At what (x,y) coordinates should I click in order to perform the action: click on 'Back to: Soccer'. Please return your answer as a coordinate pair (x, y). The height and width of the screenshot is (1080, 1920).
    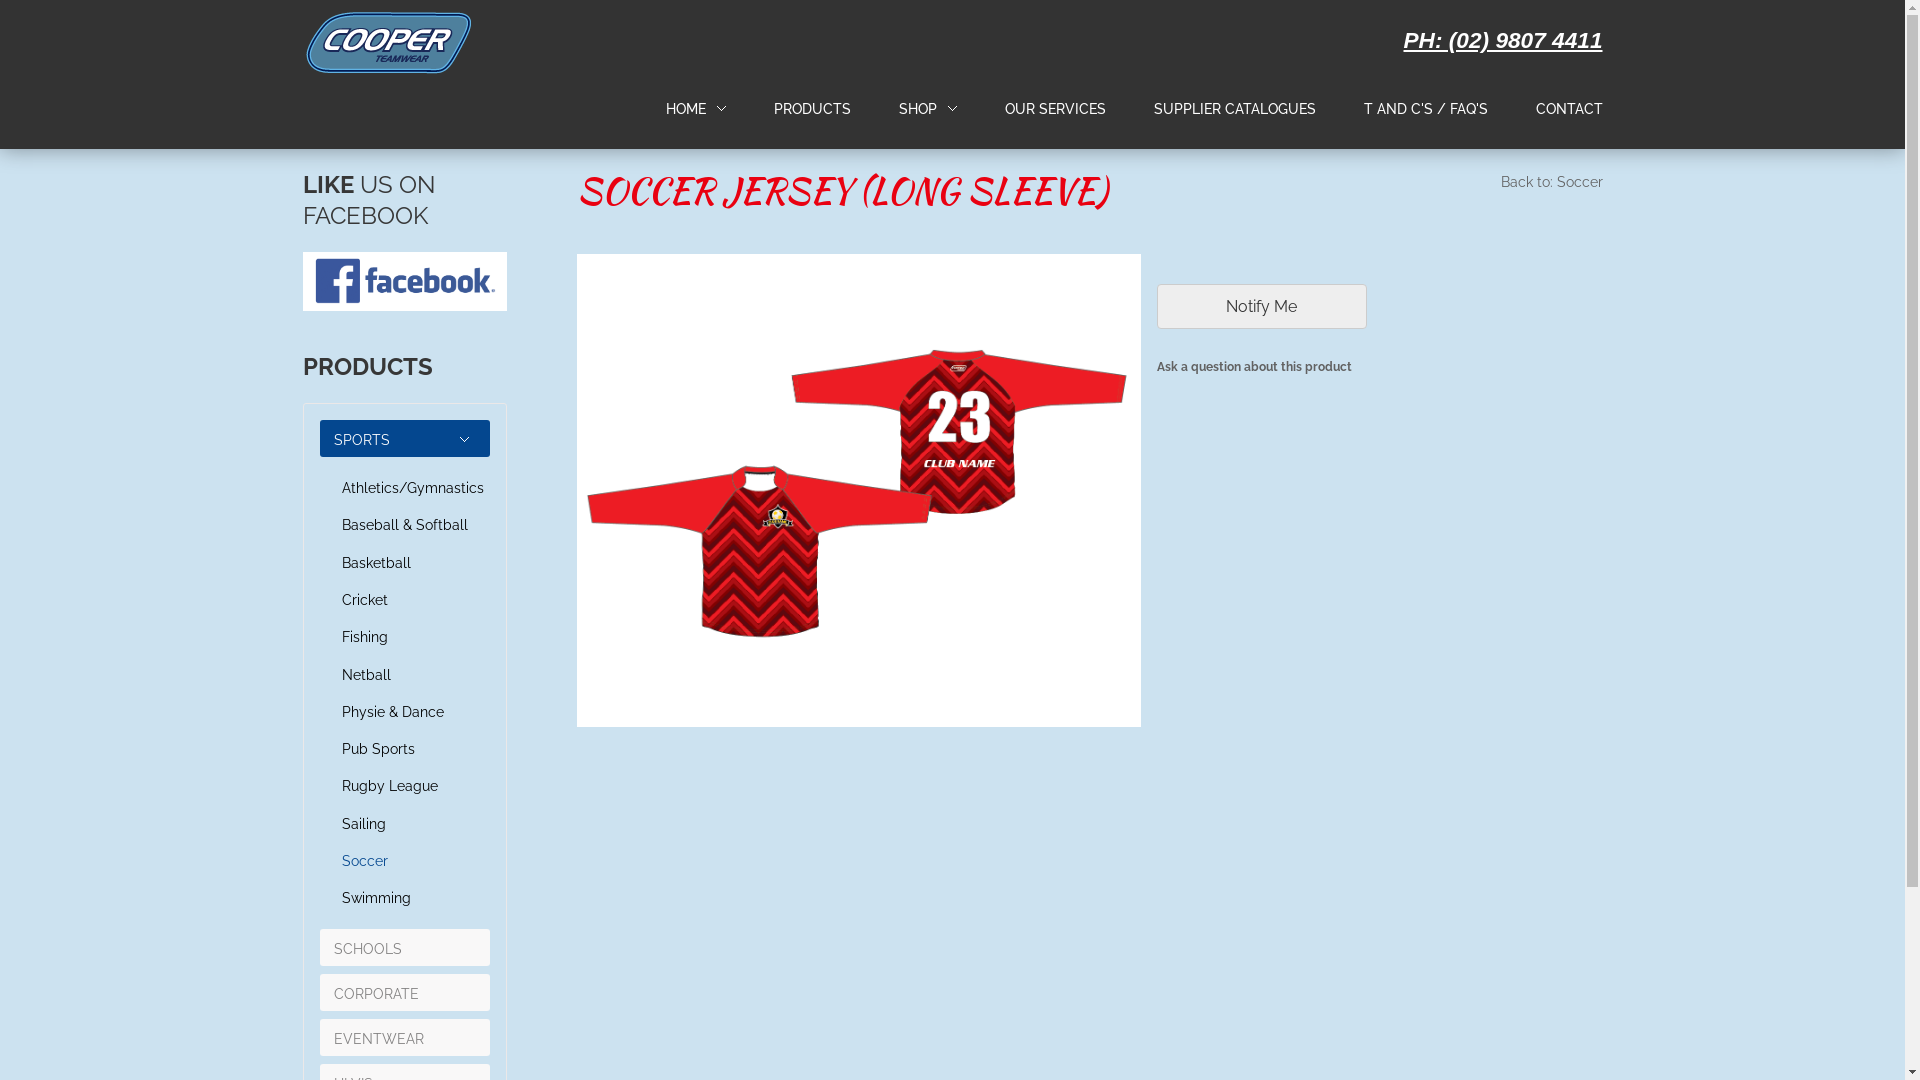
    Looking at the image, I should click on (1549, 185).